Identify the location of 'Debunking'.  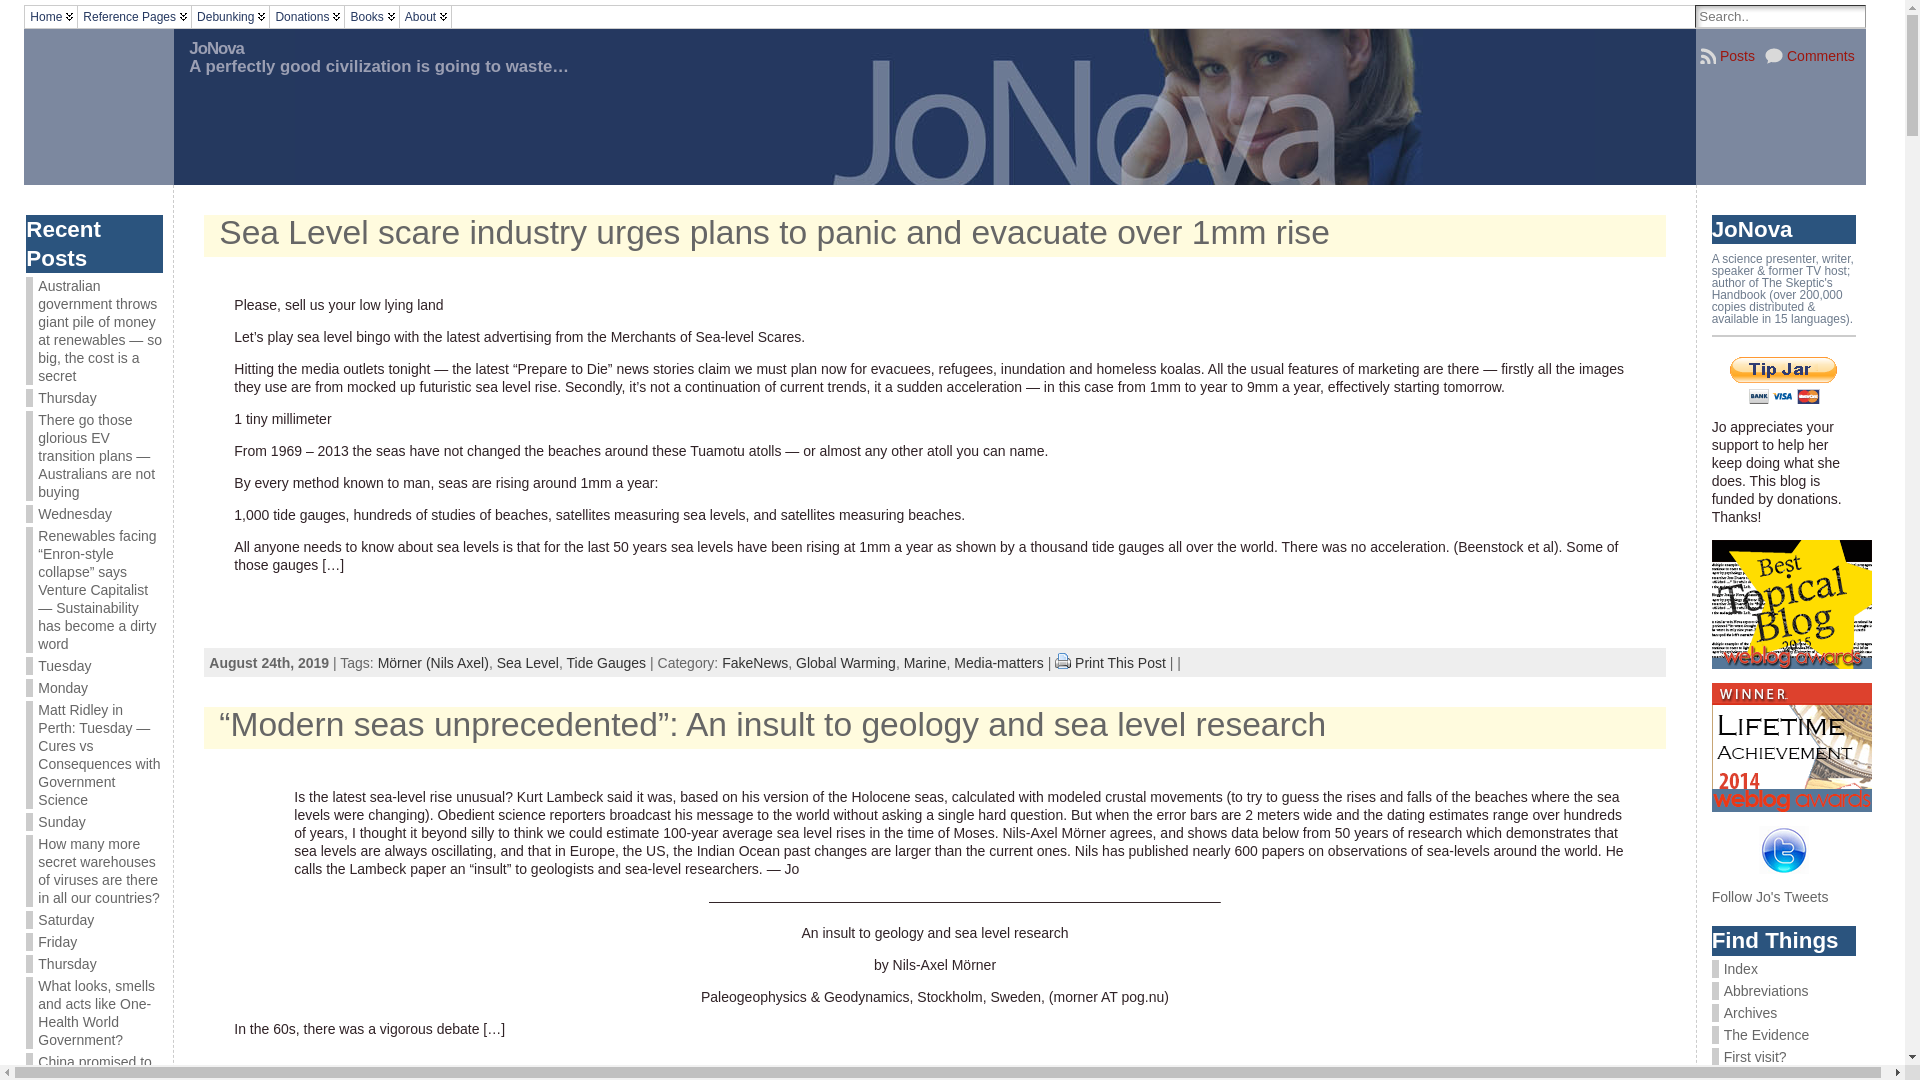
(230, 16).